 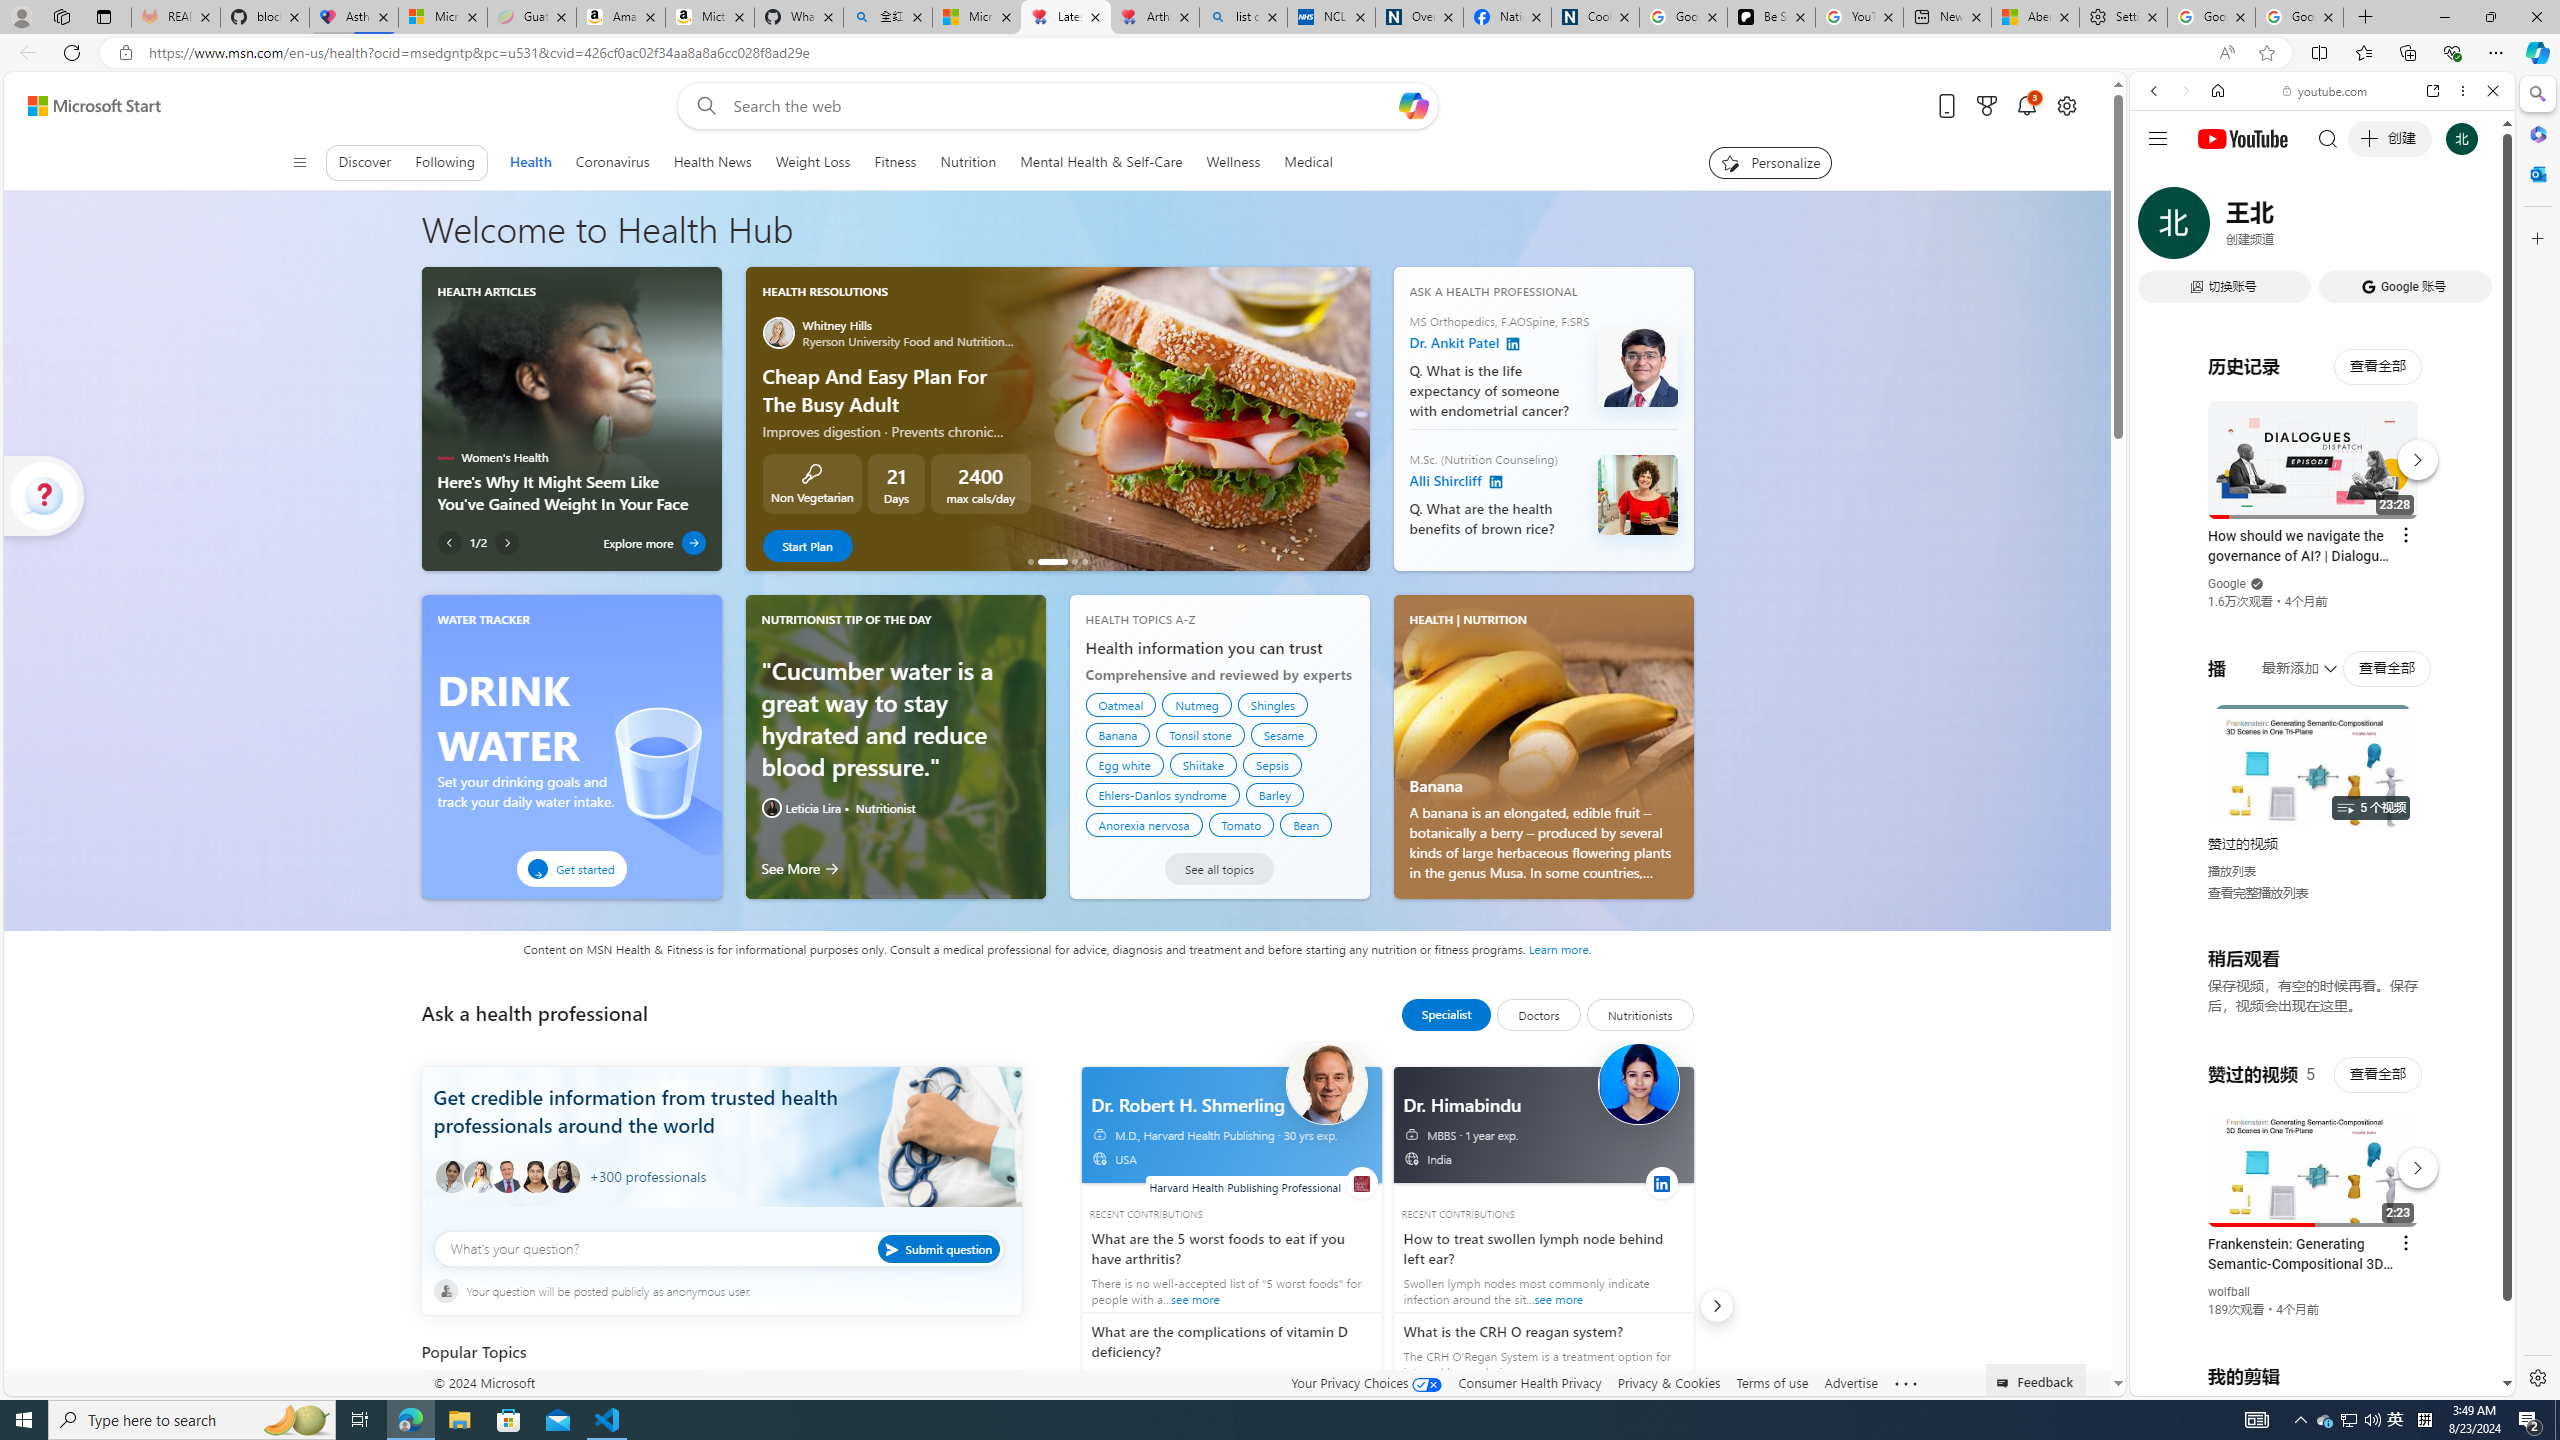 What do you see at coordinates (655, 541) in the screenshot?
I see `'Explore more'` at bounding box center [655, 541].